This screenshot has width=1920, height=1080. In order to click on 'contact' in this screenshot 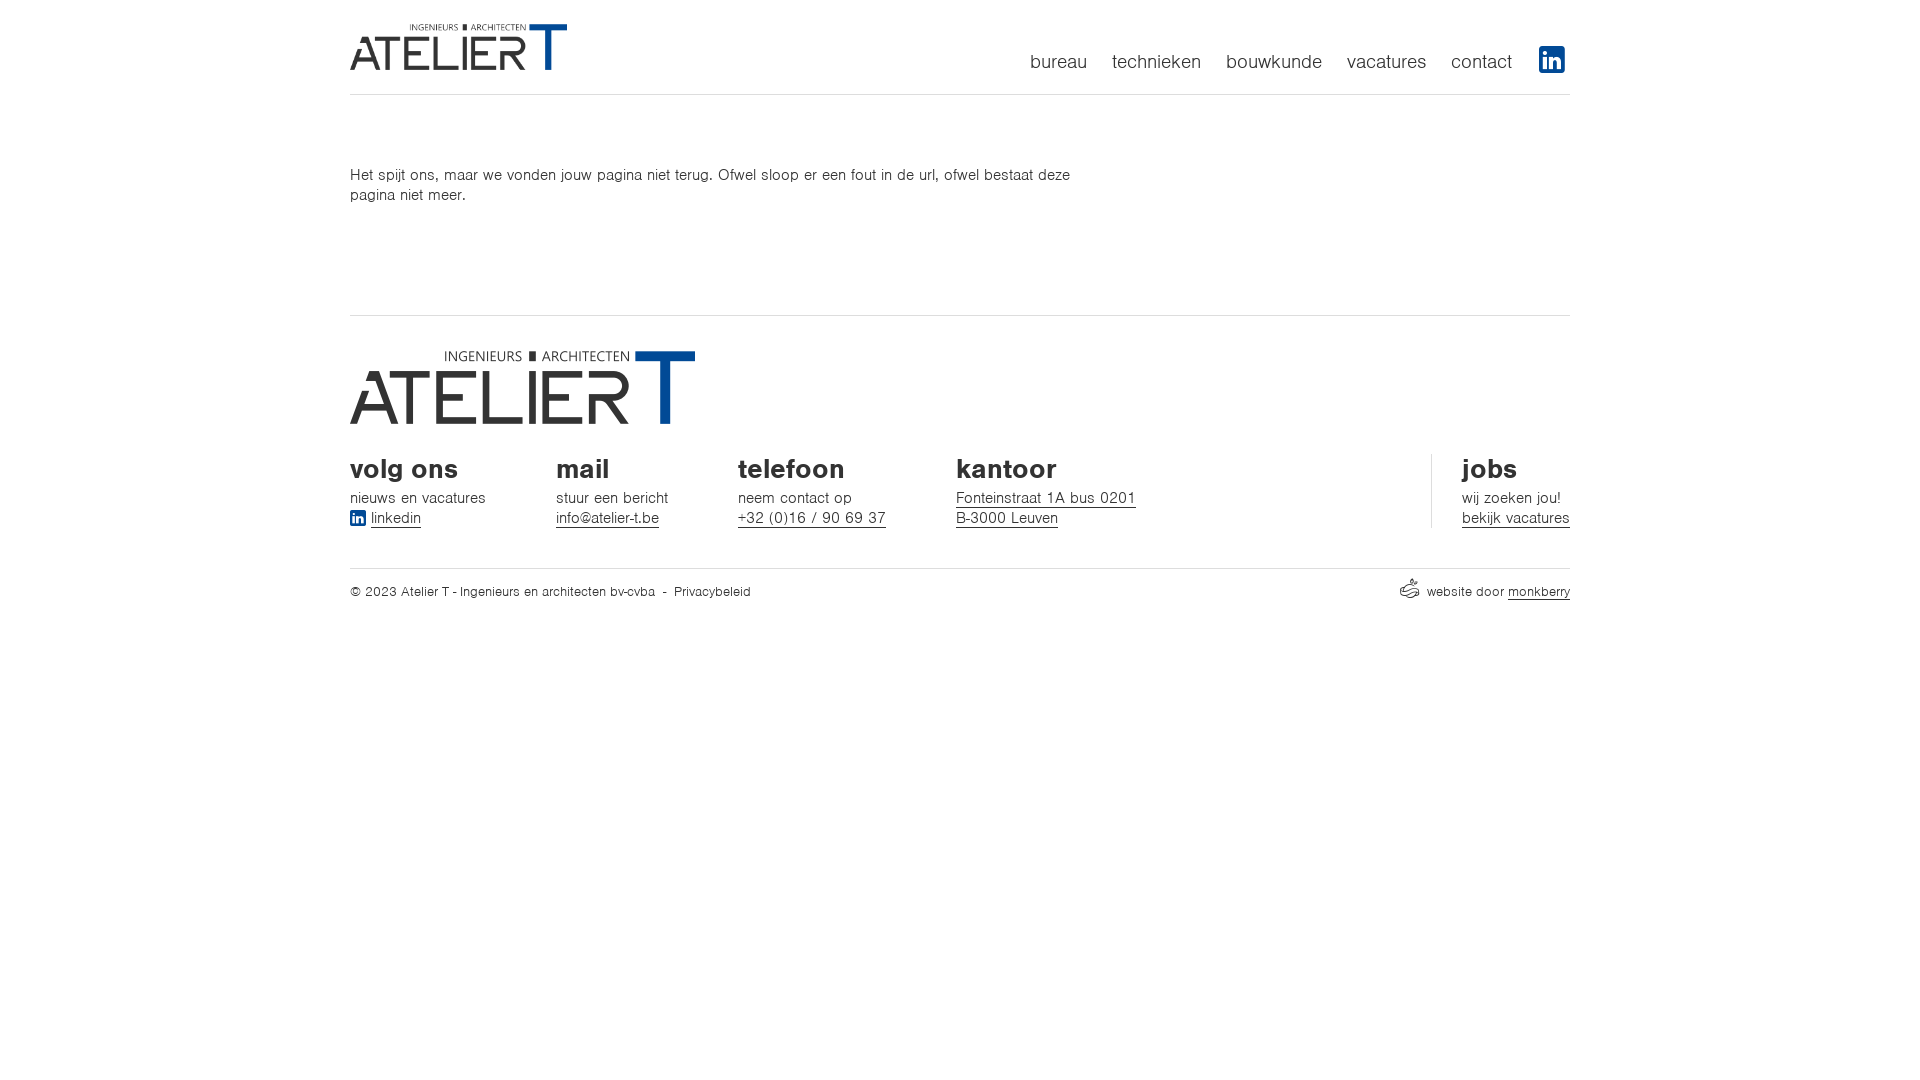, I will do `click(1481, 60)`.